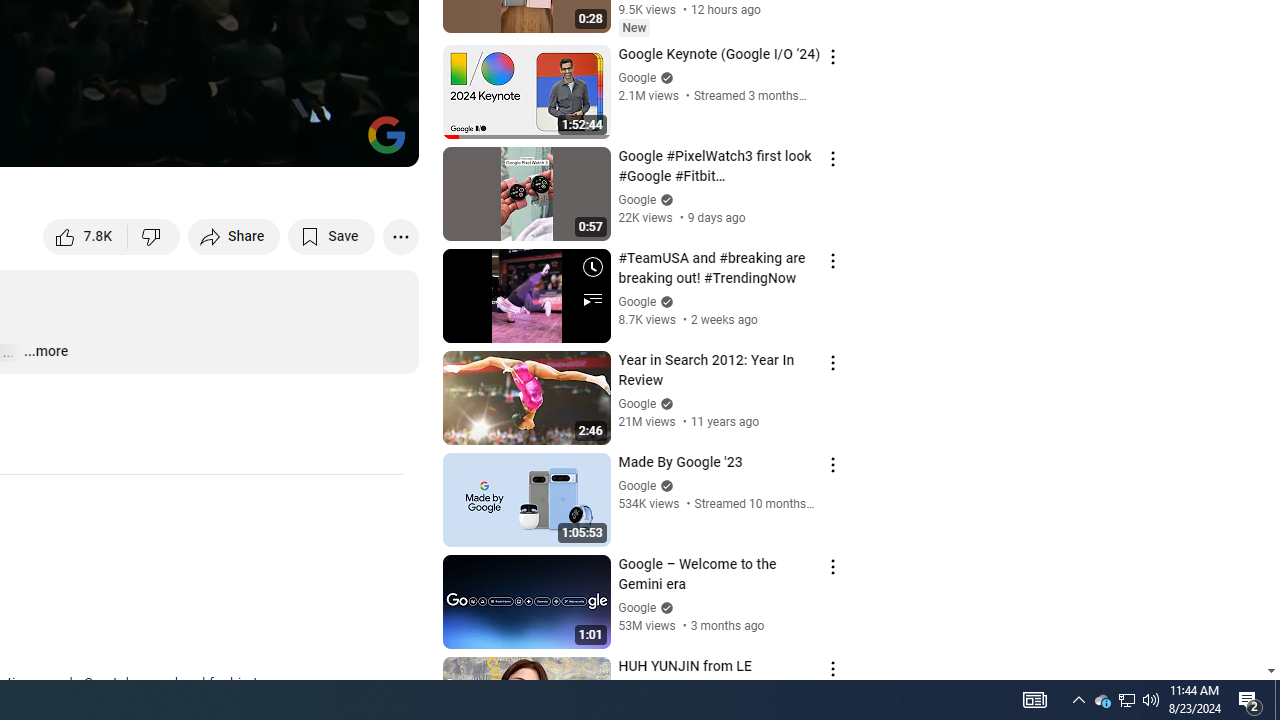 Image resolution: width=1280 pixels, height=720 pixels. I want to click on 'New', so click(633, 27).